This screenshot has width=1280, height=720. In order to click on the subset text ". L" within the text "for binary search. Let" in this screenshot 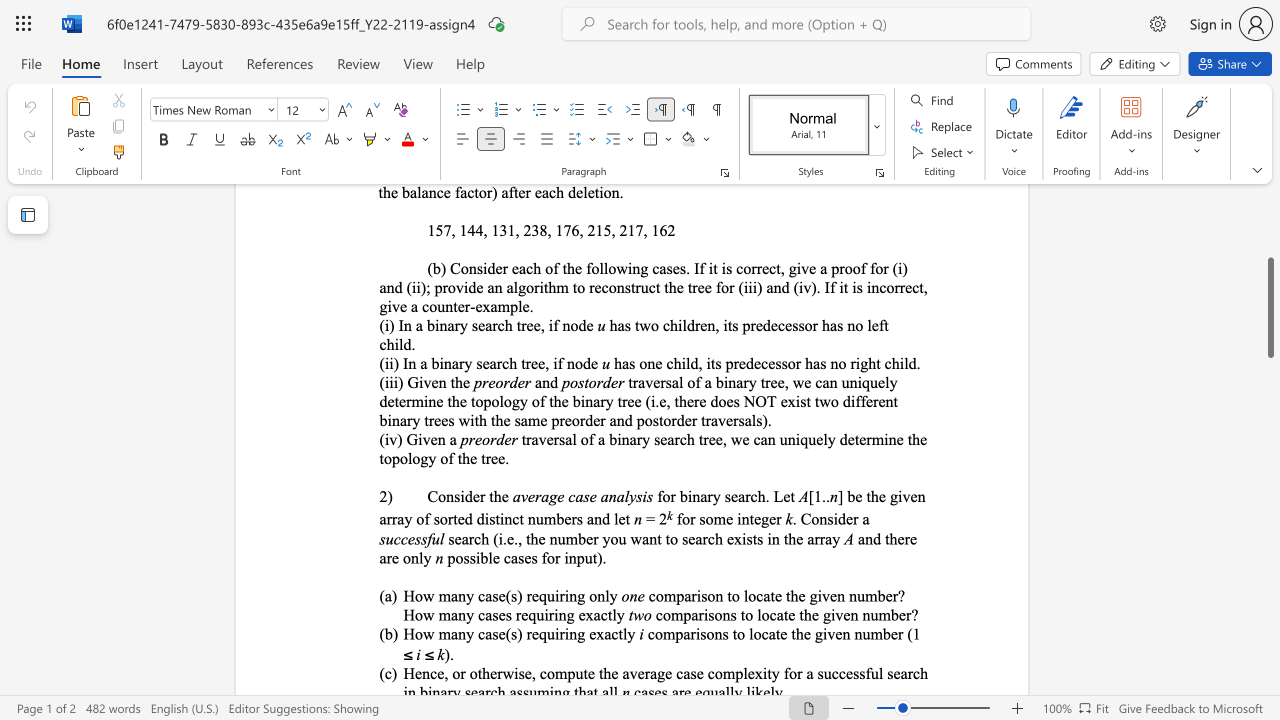, I will do `click(764, 495)`.